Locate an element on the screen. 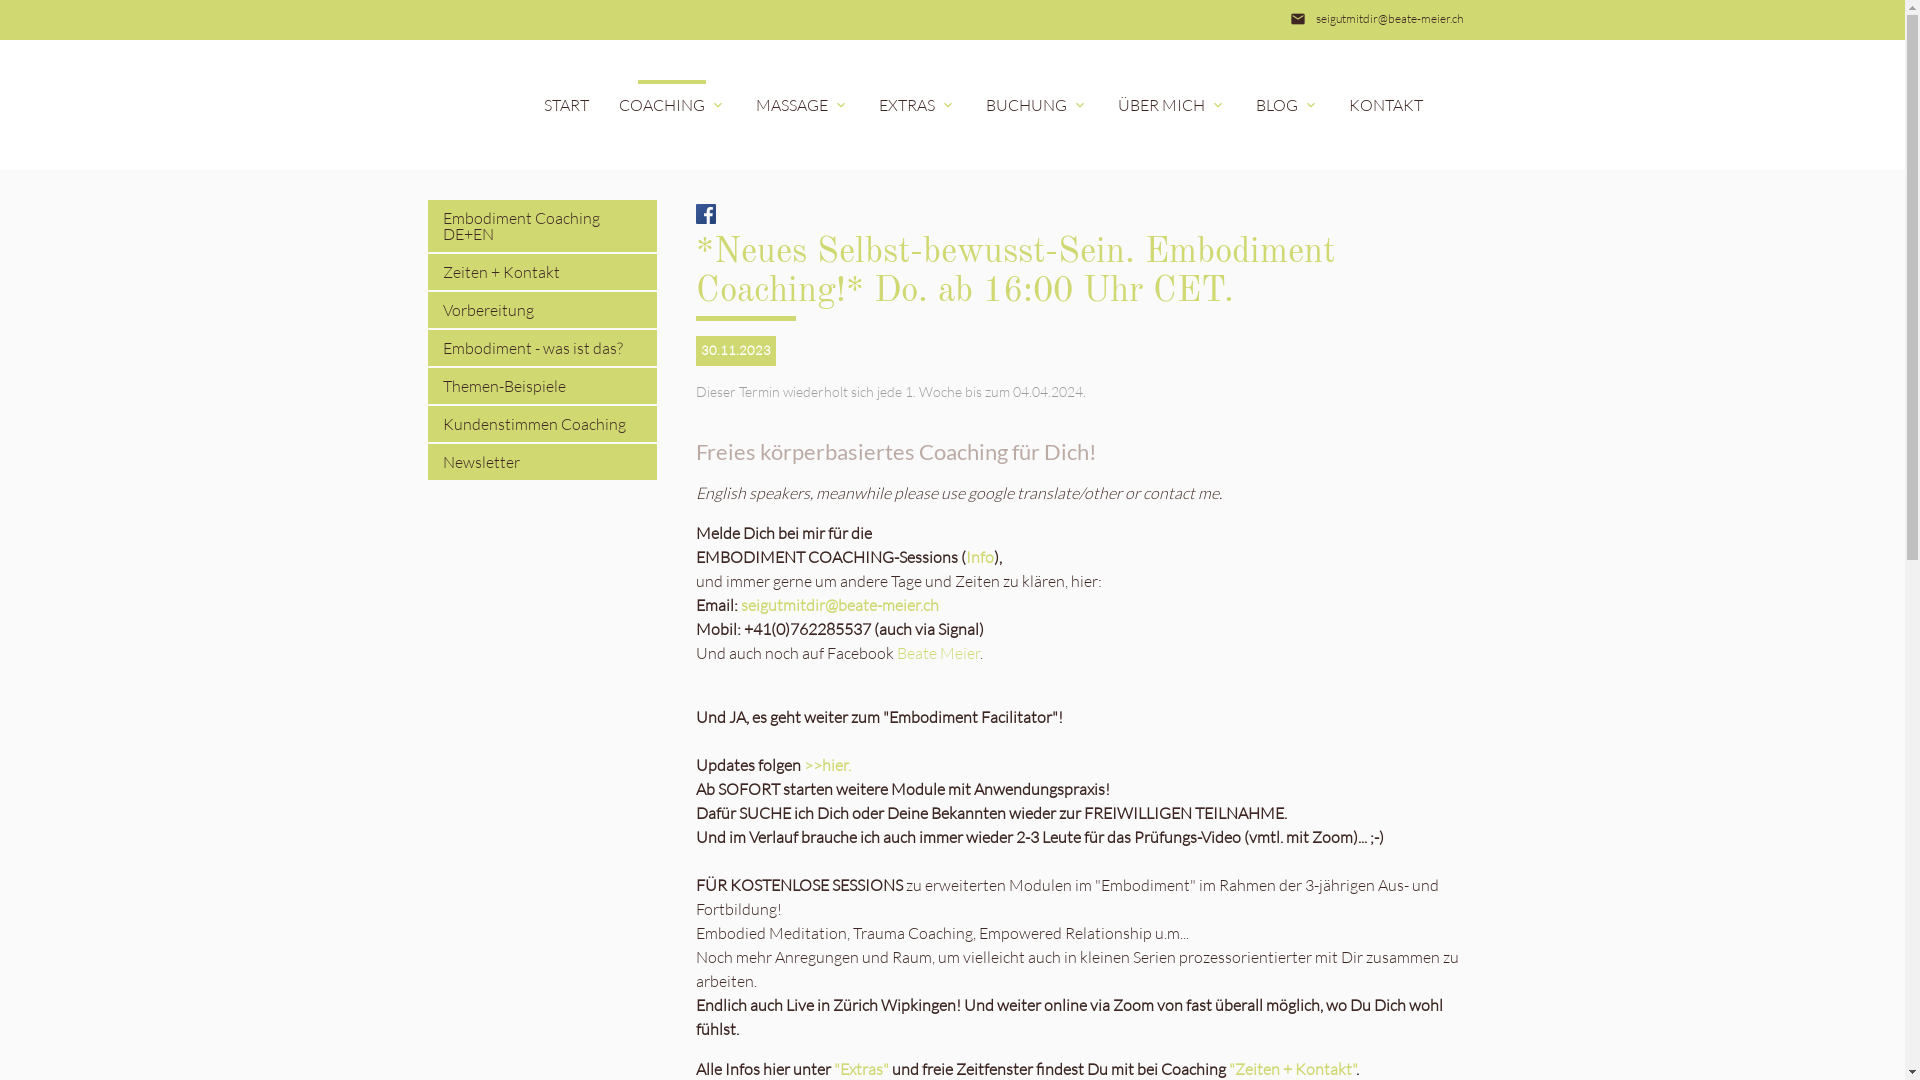 Image resolution: width=1920 pixels, height=1080 pixels. 'Auf Facebook teilen' is located at coordinates (696, 212).